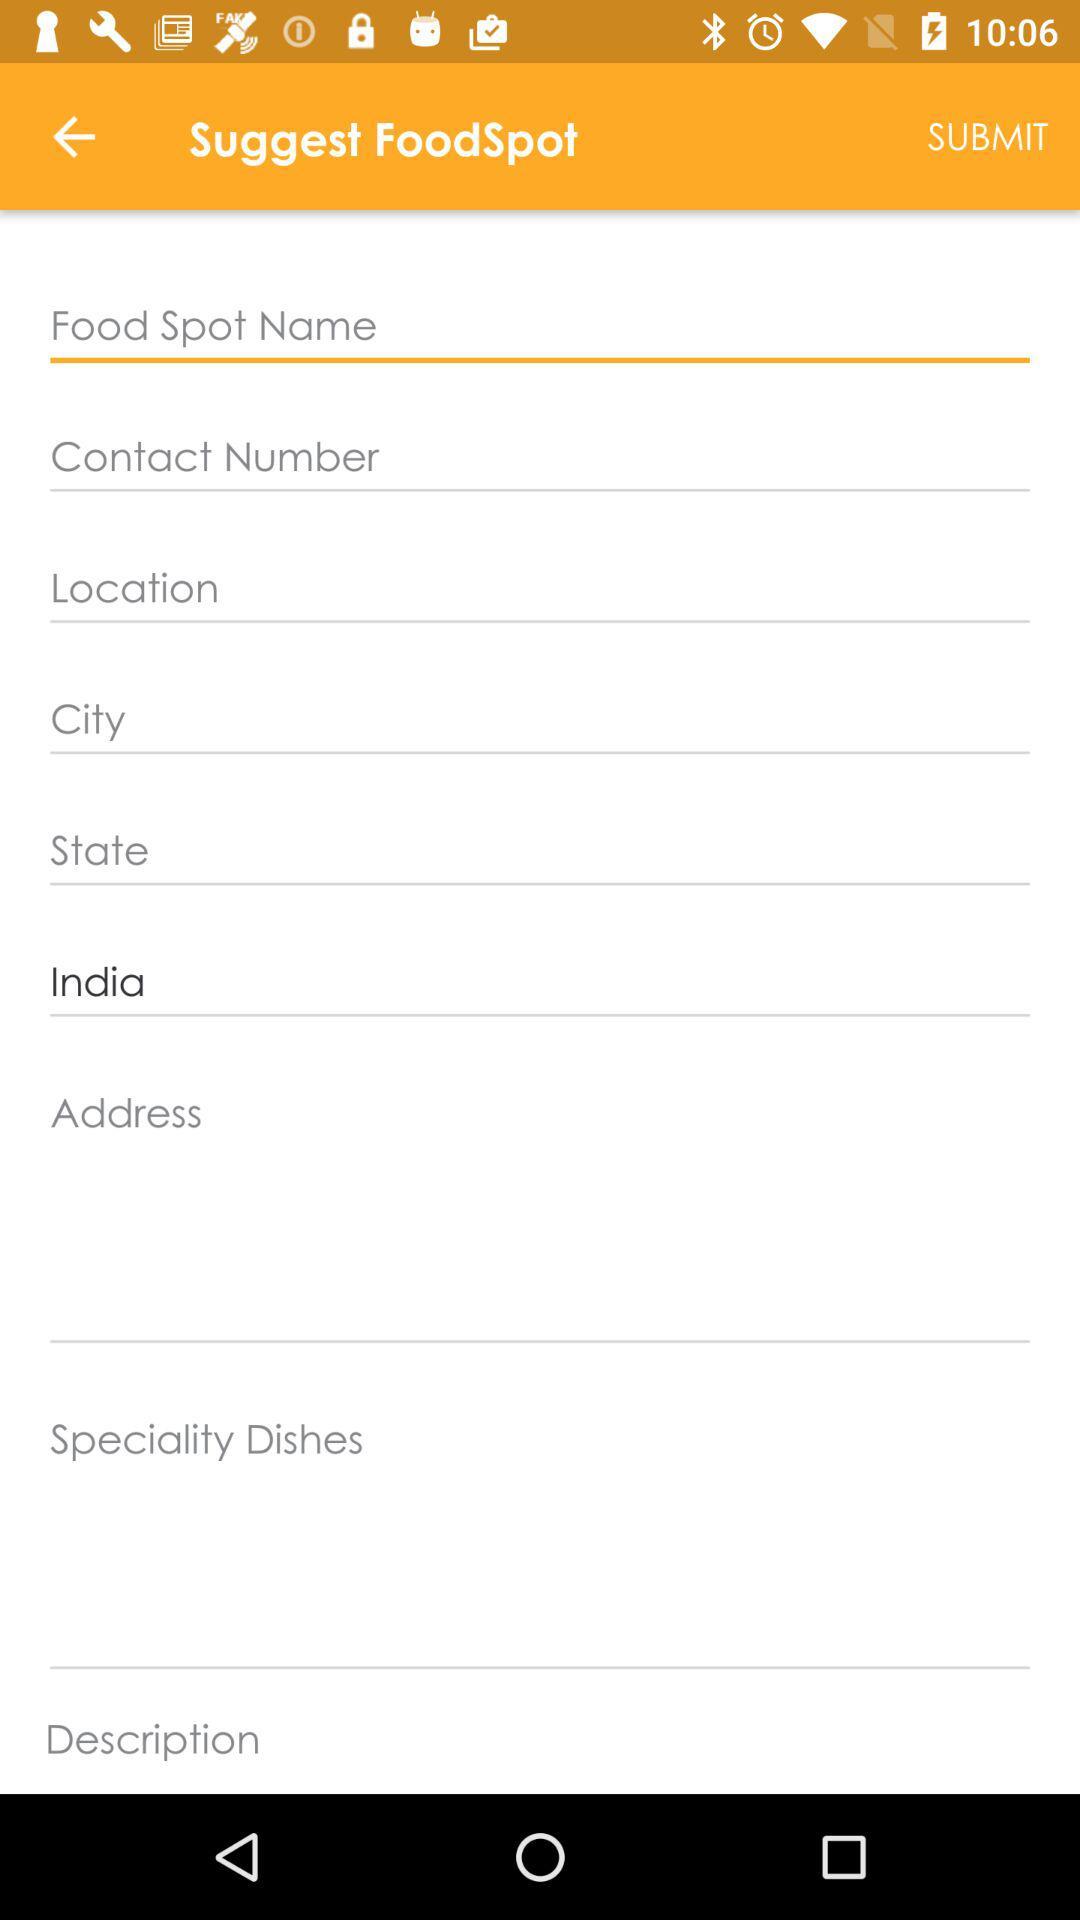  I want to click on item to the left of suggest foodspot icon, so click(72, 135).